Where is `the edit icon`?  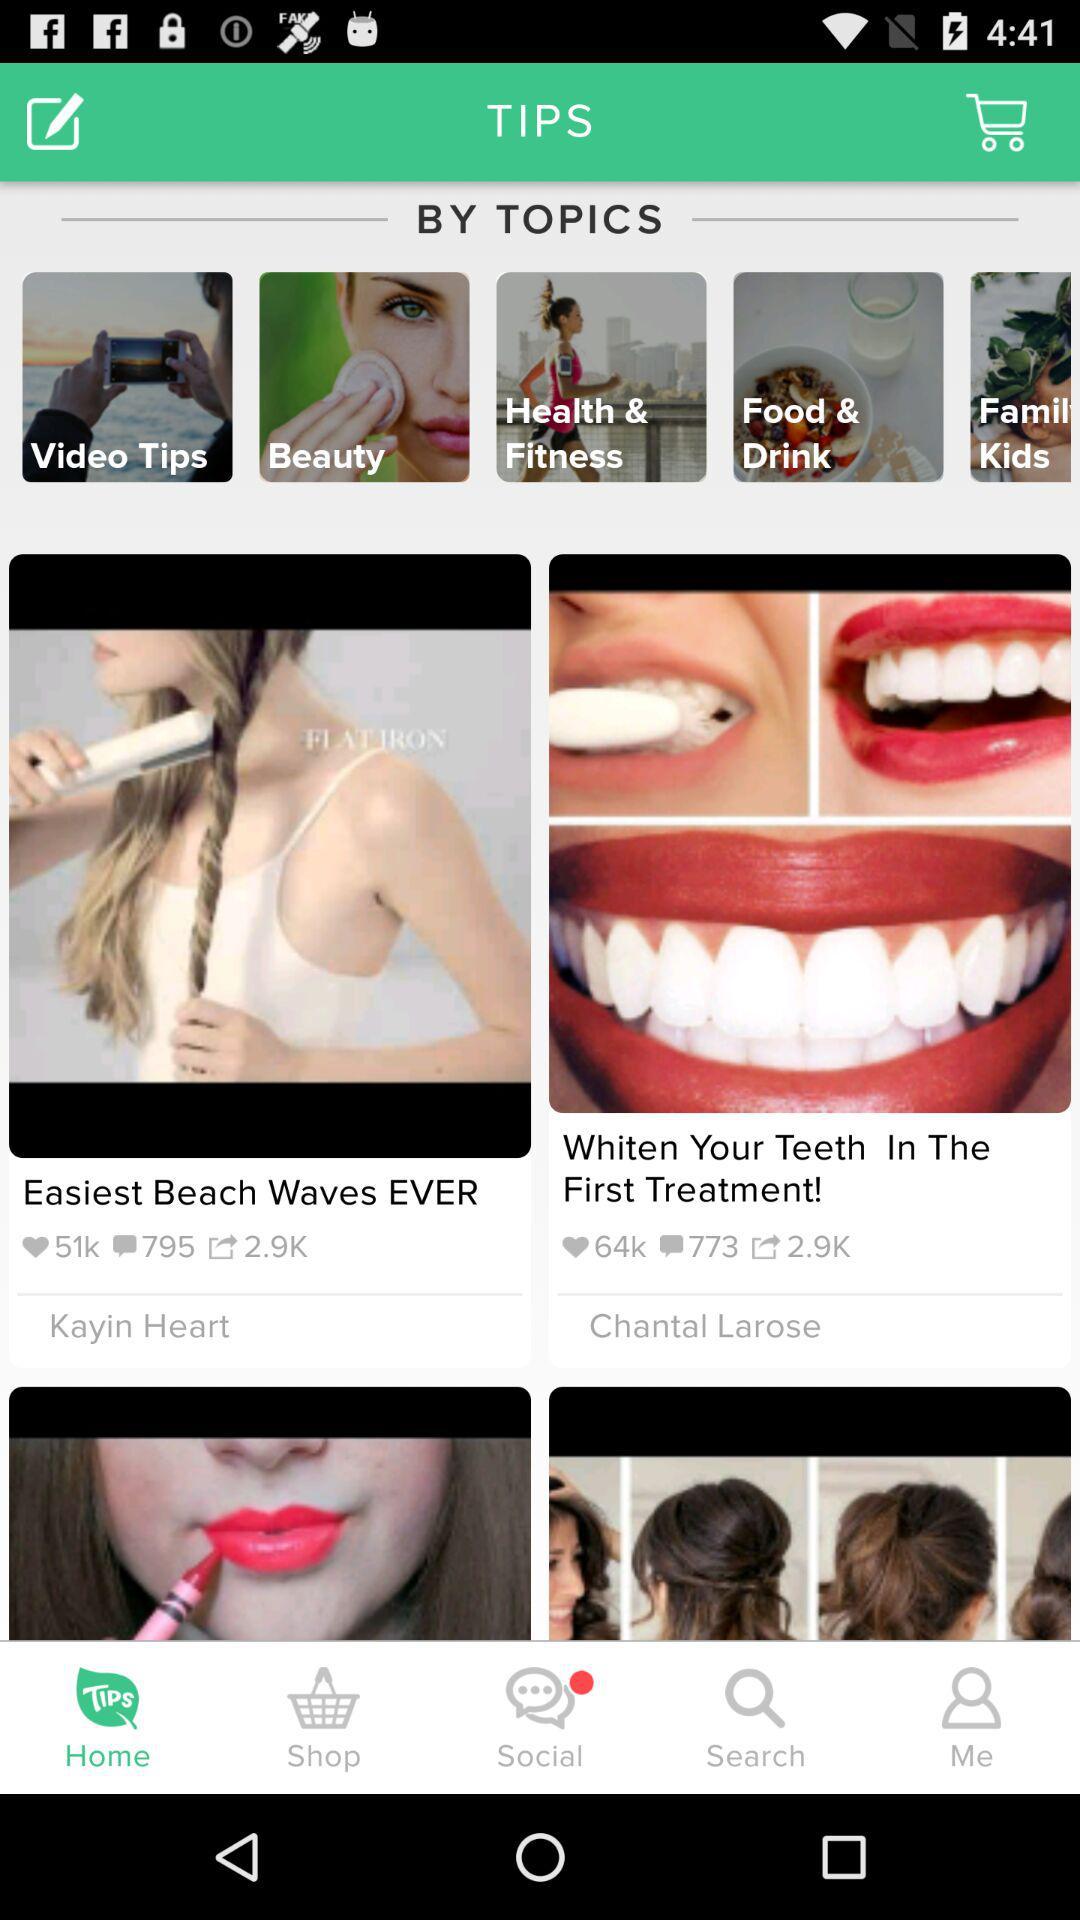
the edit icon is located at coordinates (54, 129).